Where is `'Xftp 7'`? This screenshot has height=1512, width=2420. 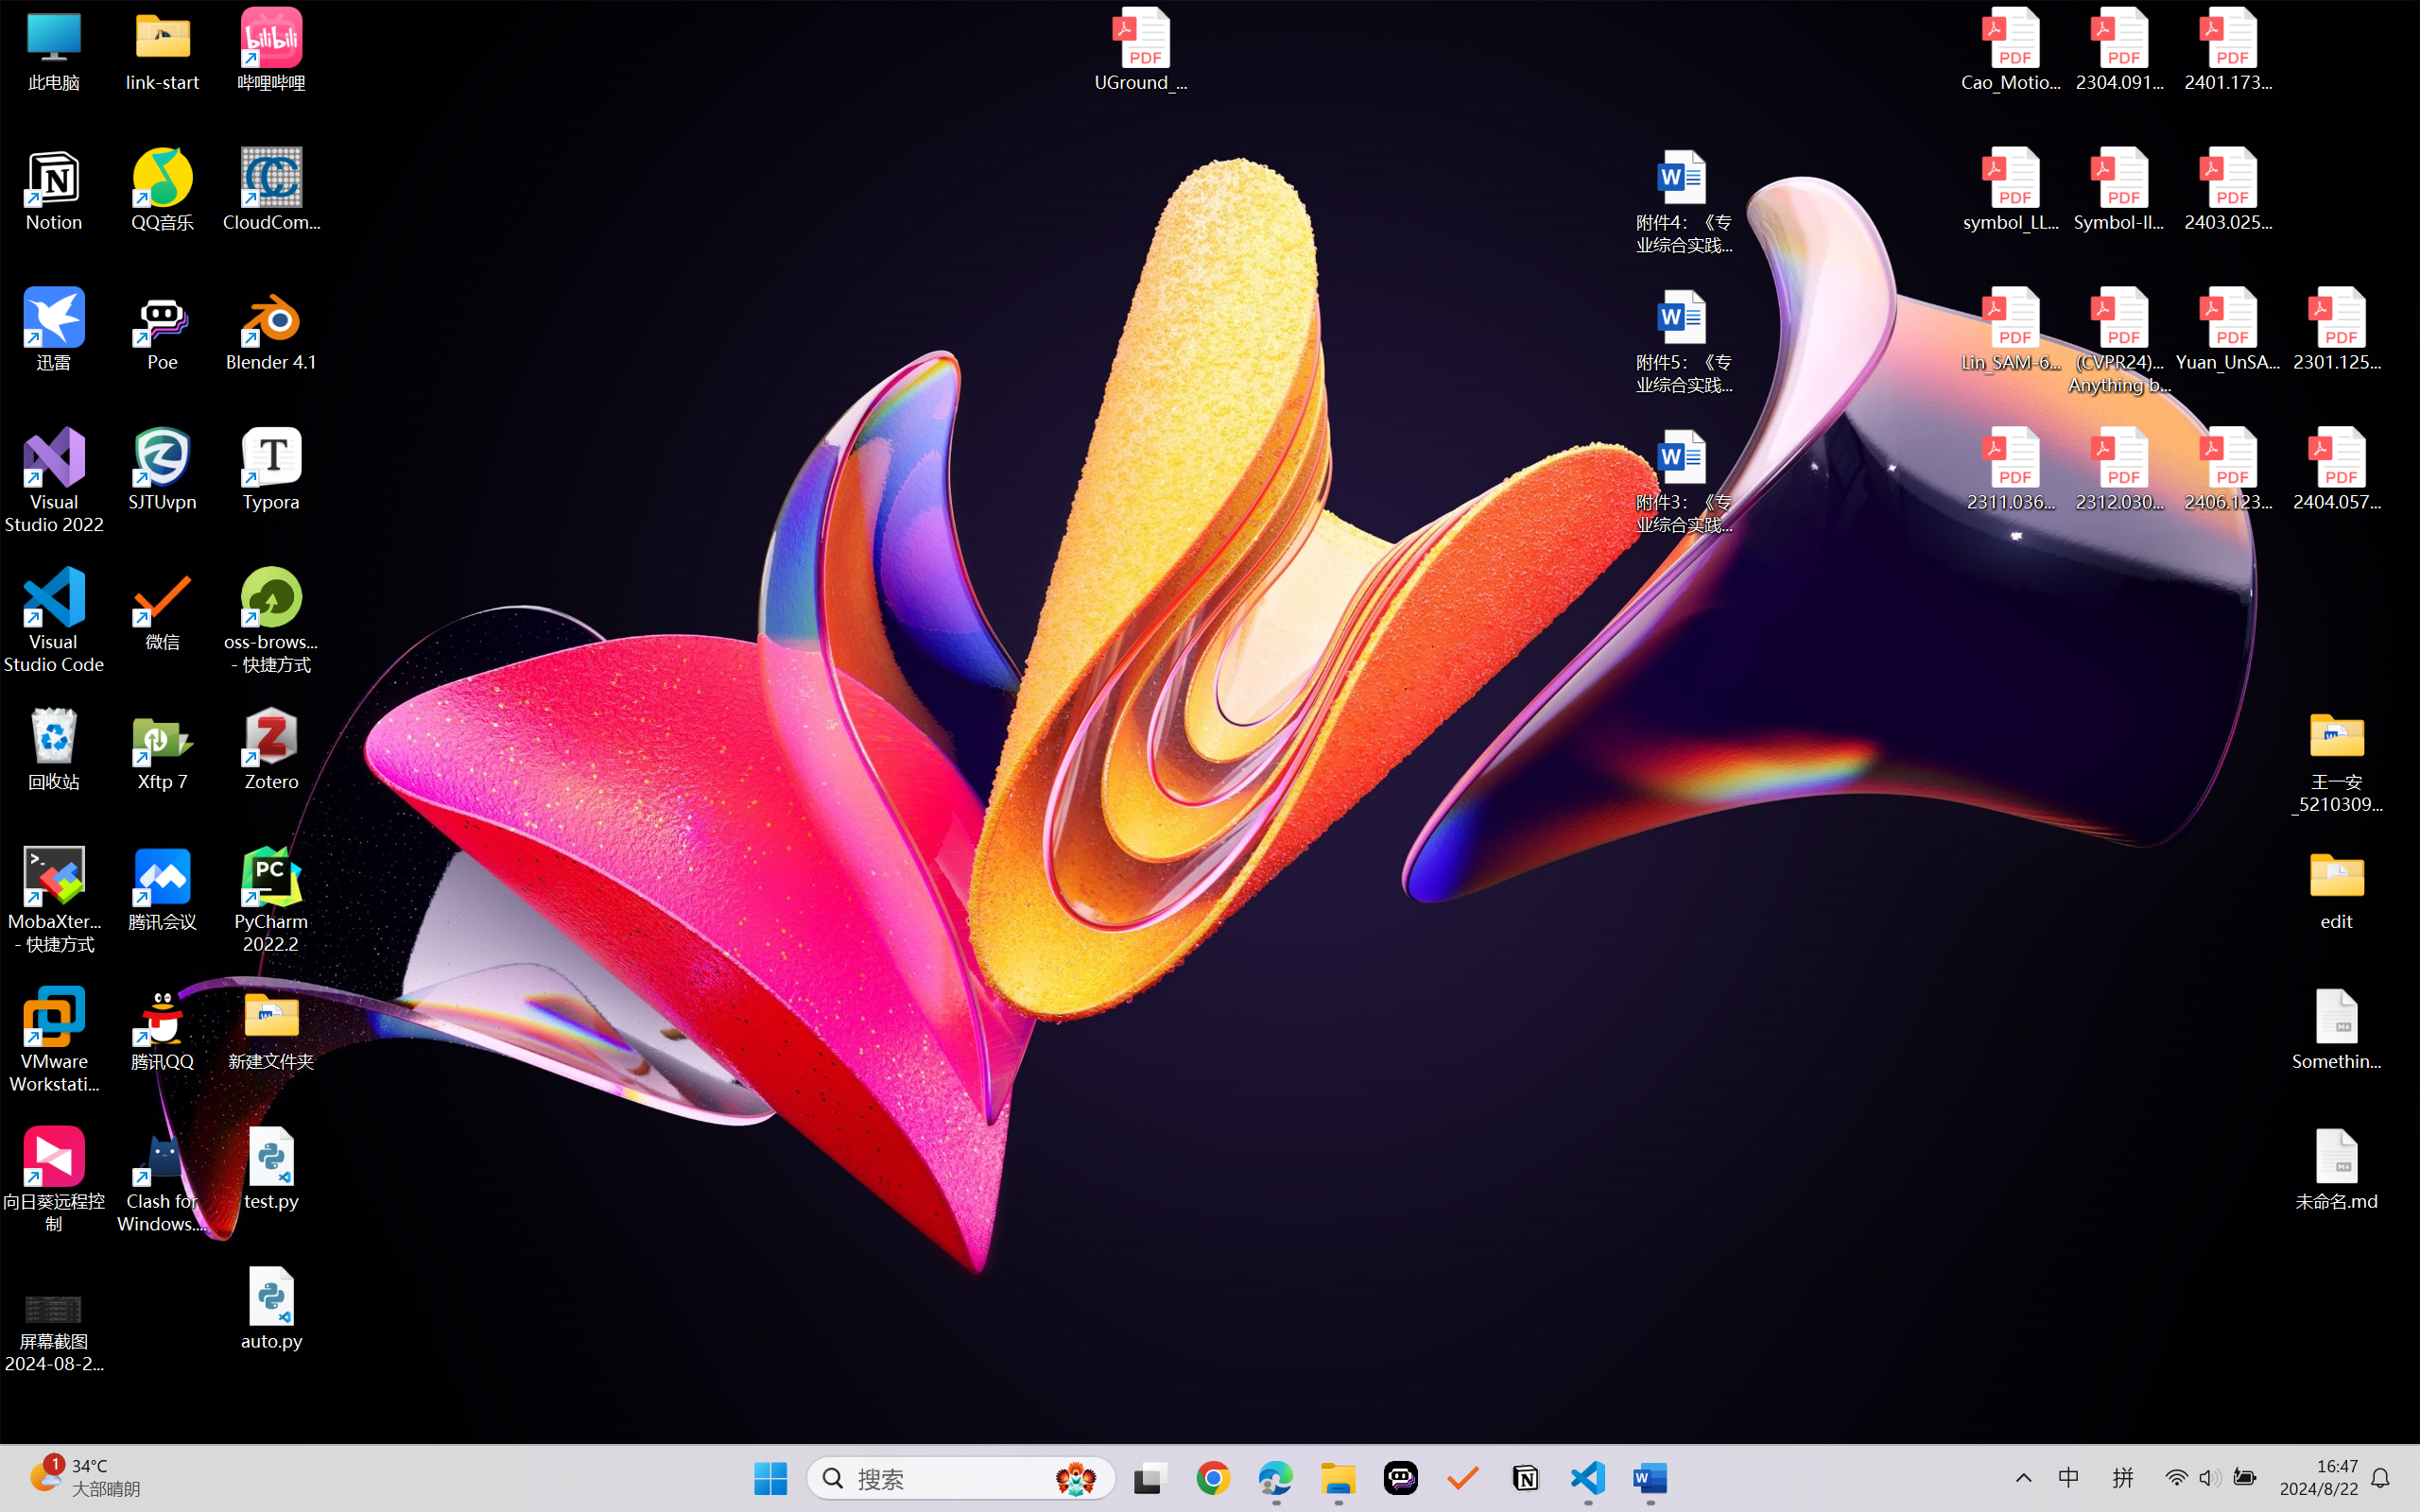 'Xftp 7' is located at coordinates (163, 748).